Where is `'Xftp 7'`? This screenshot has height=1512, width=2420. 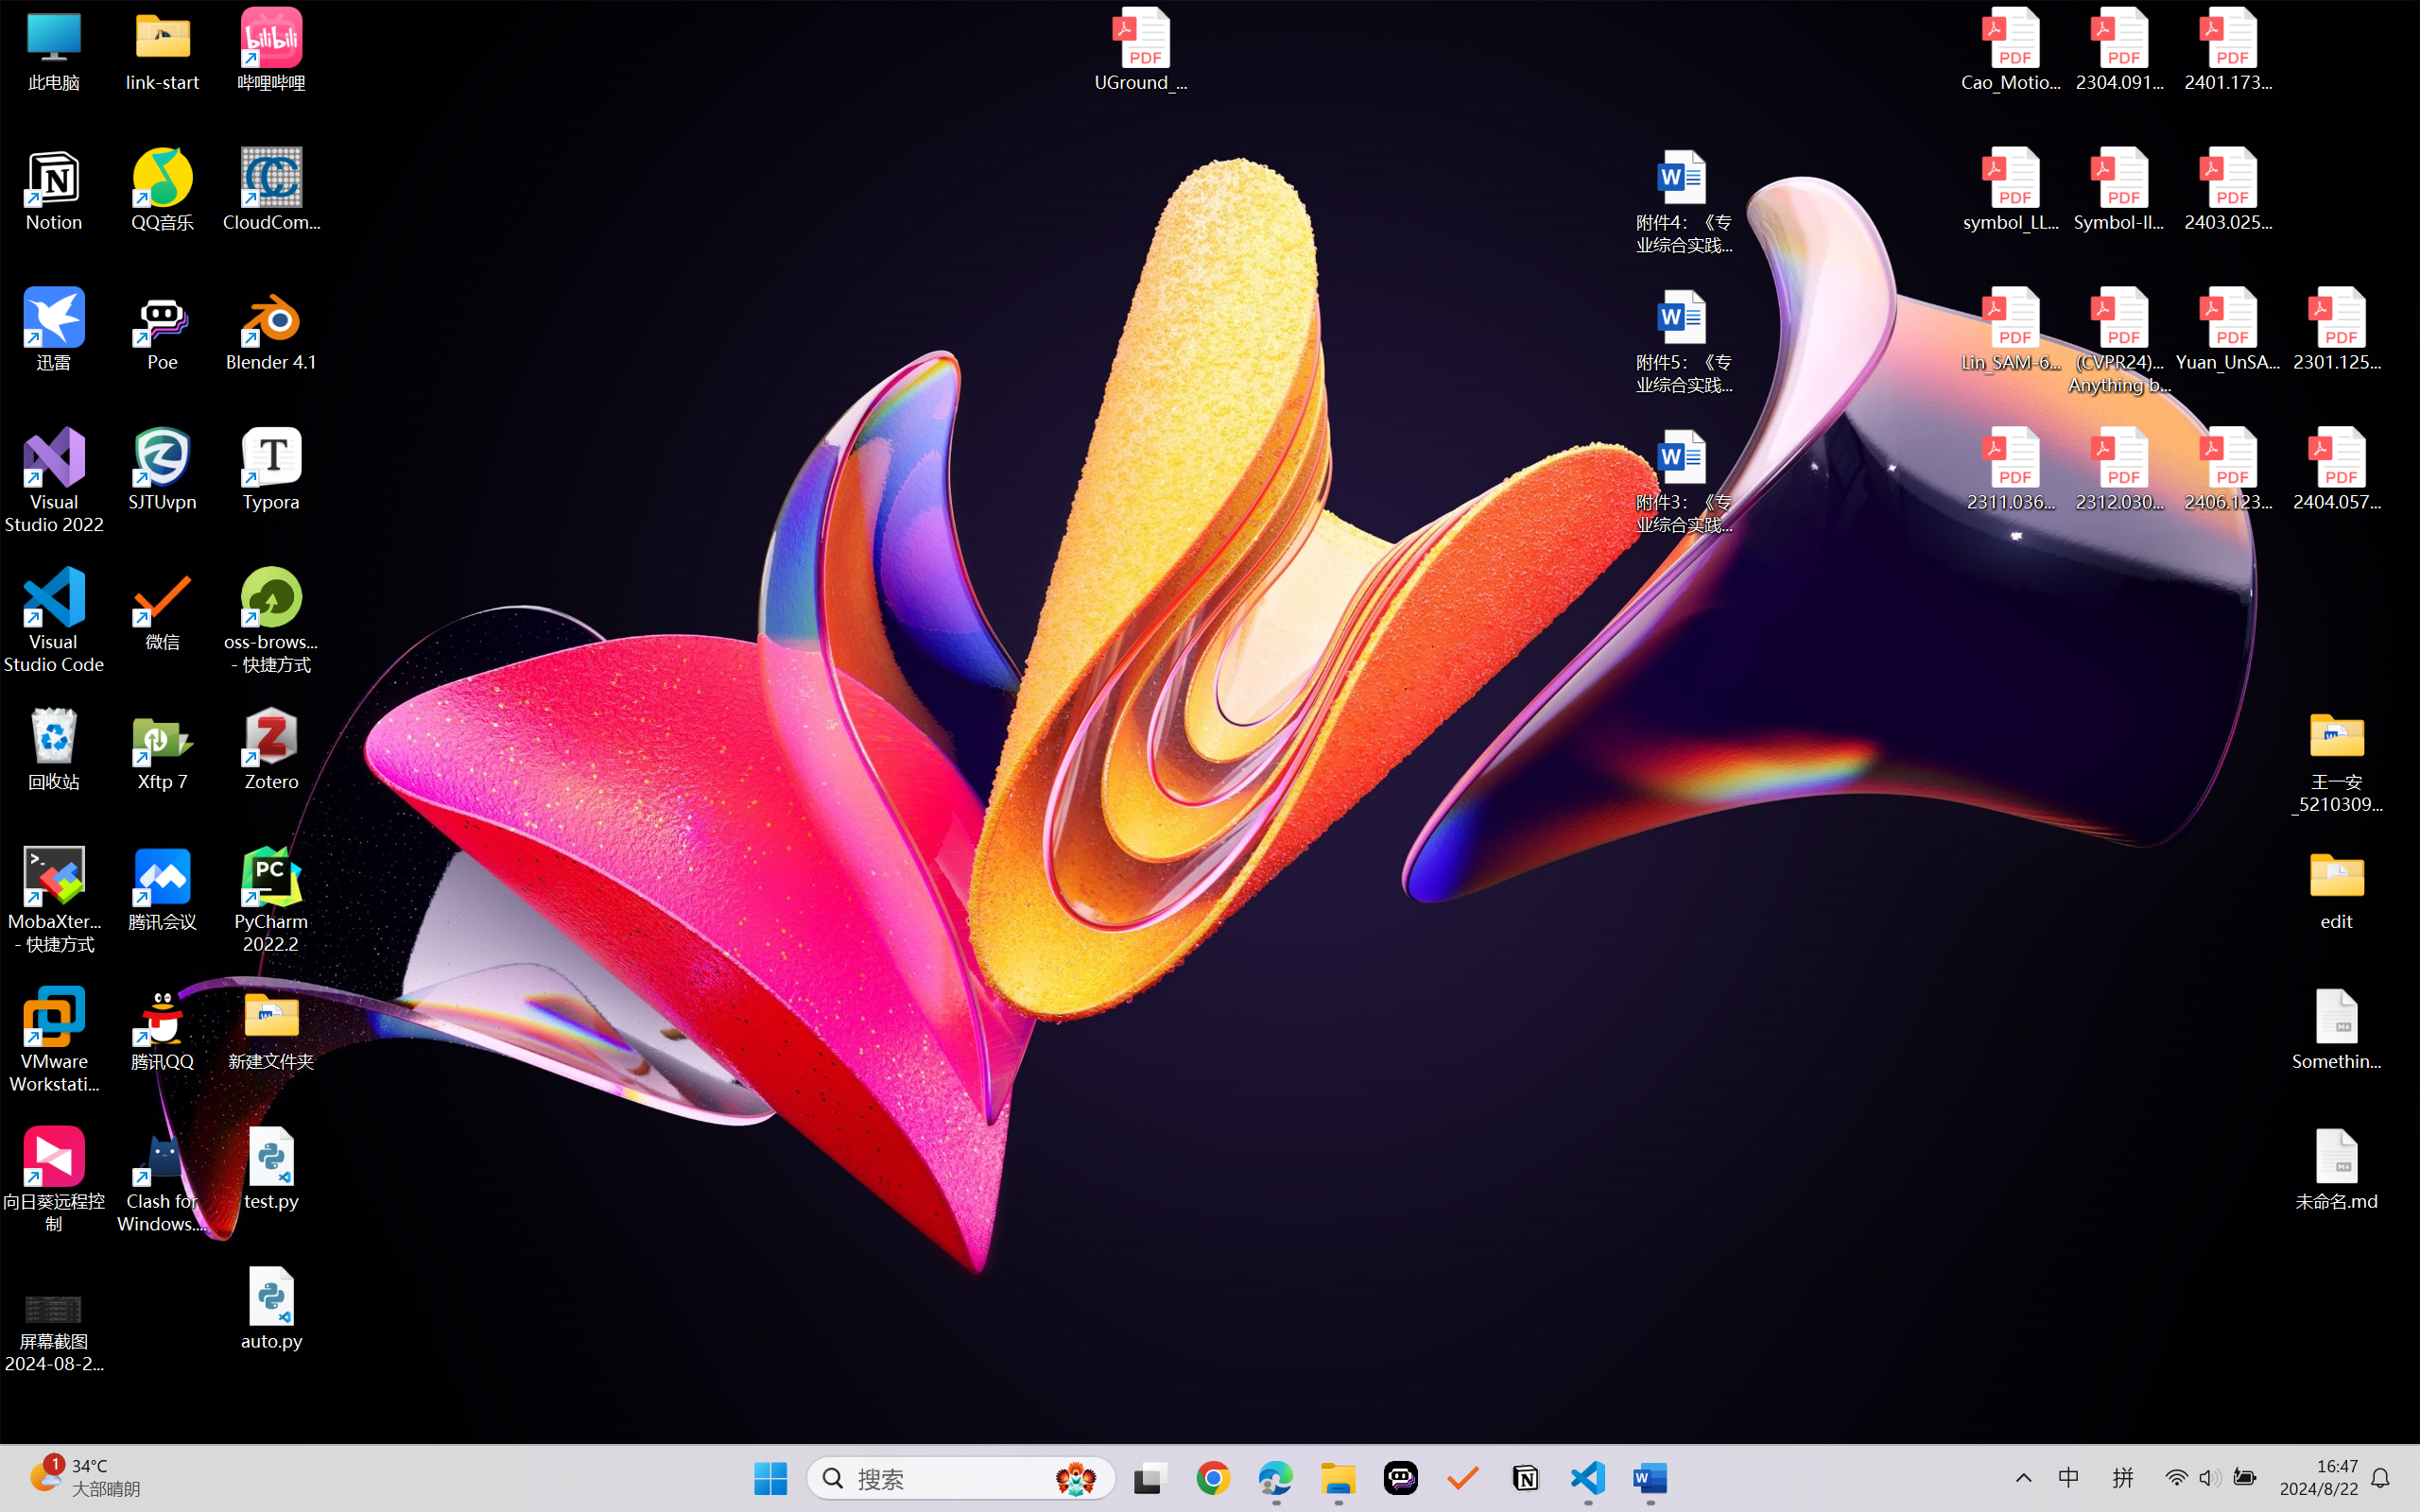 'Xftp 7' is located at coordinates (163, 748).